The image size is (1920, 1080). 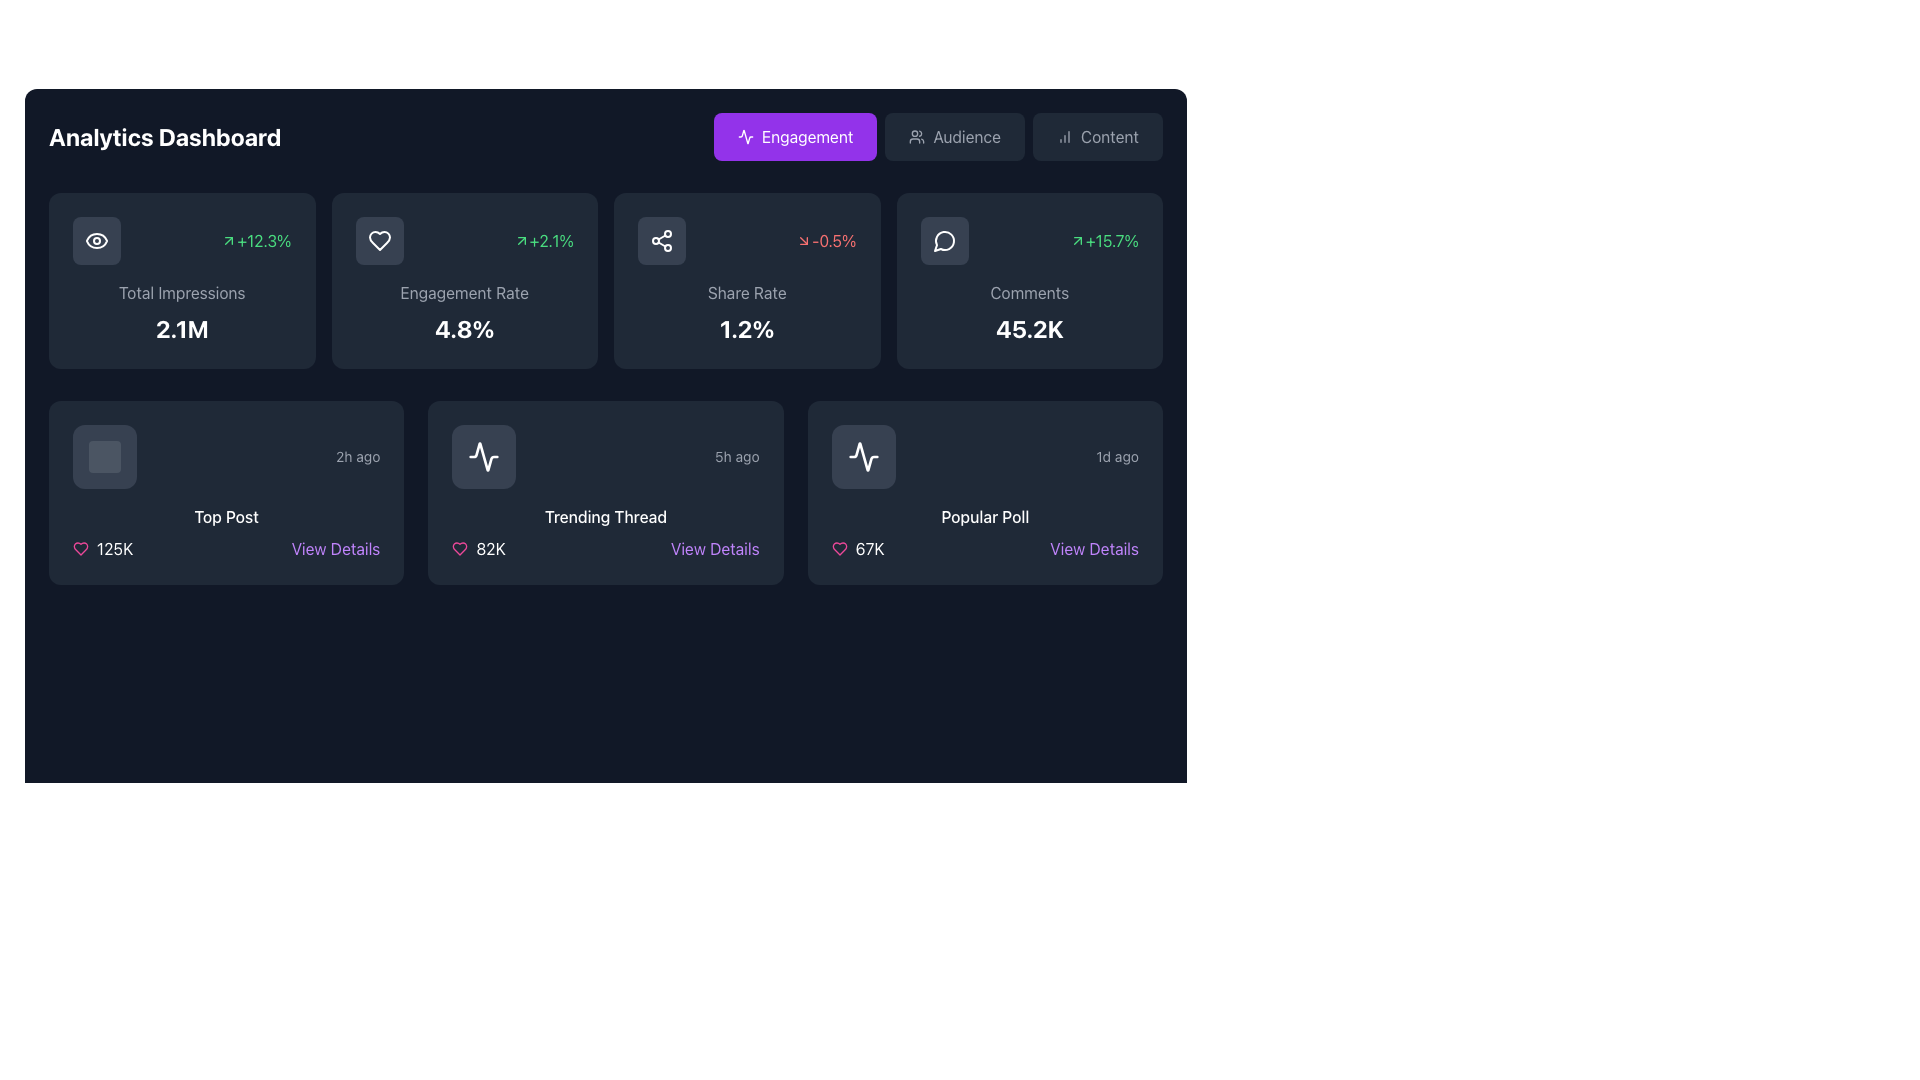 I want to click on the engagement rate data display card, which is the second card in a horizontal grid of four cards, positioned between the 'Total Impressions' card and the 'Share Rate' card, so click(x=463, y=281).